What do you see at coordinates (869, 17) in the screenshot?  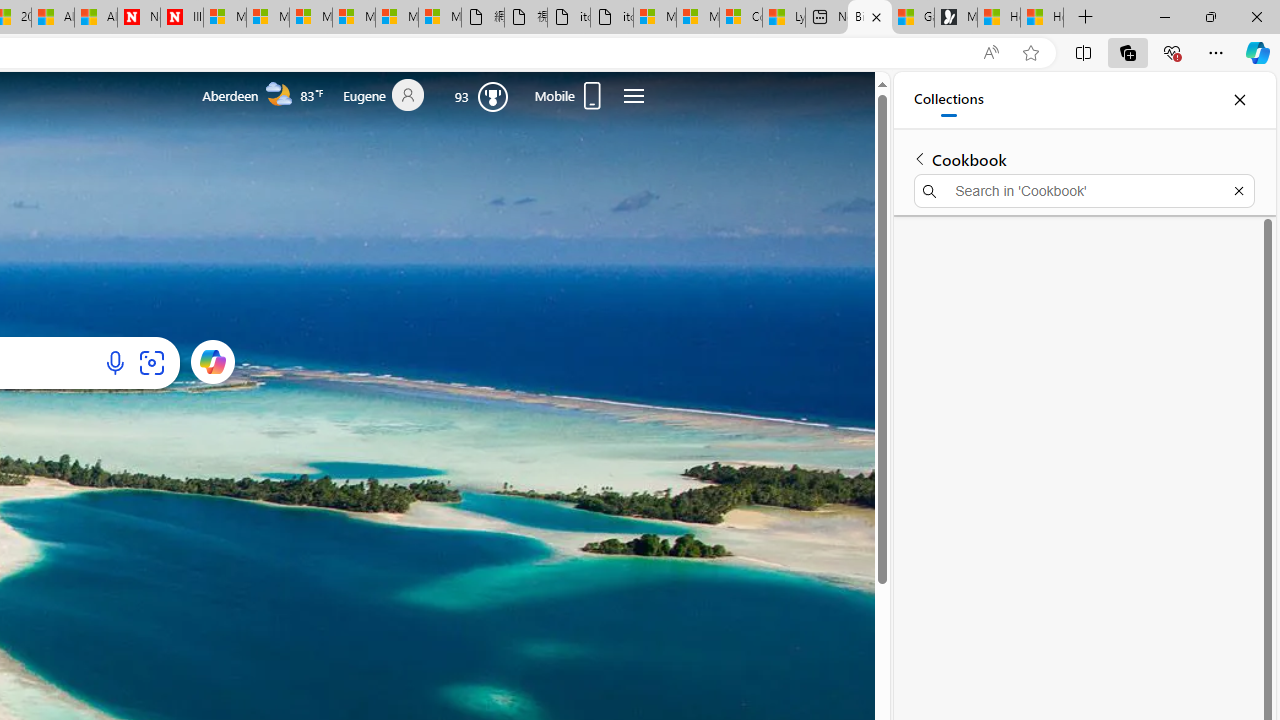 I see `'Bing'` at bounding box center [869, 17].